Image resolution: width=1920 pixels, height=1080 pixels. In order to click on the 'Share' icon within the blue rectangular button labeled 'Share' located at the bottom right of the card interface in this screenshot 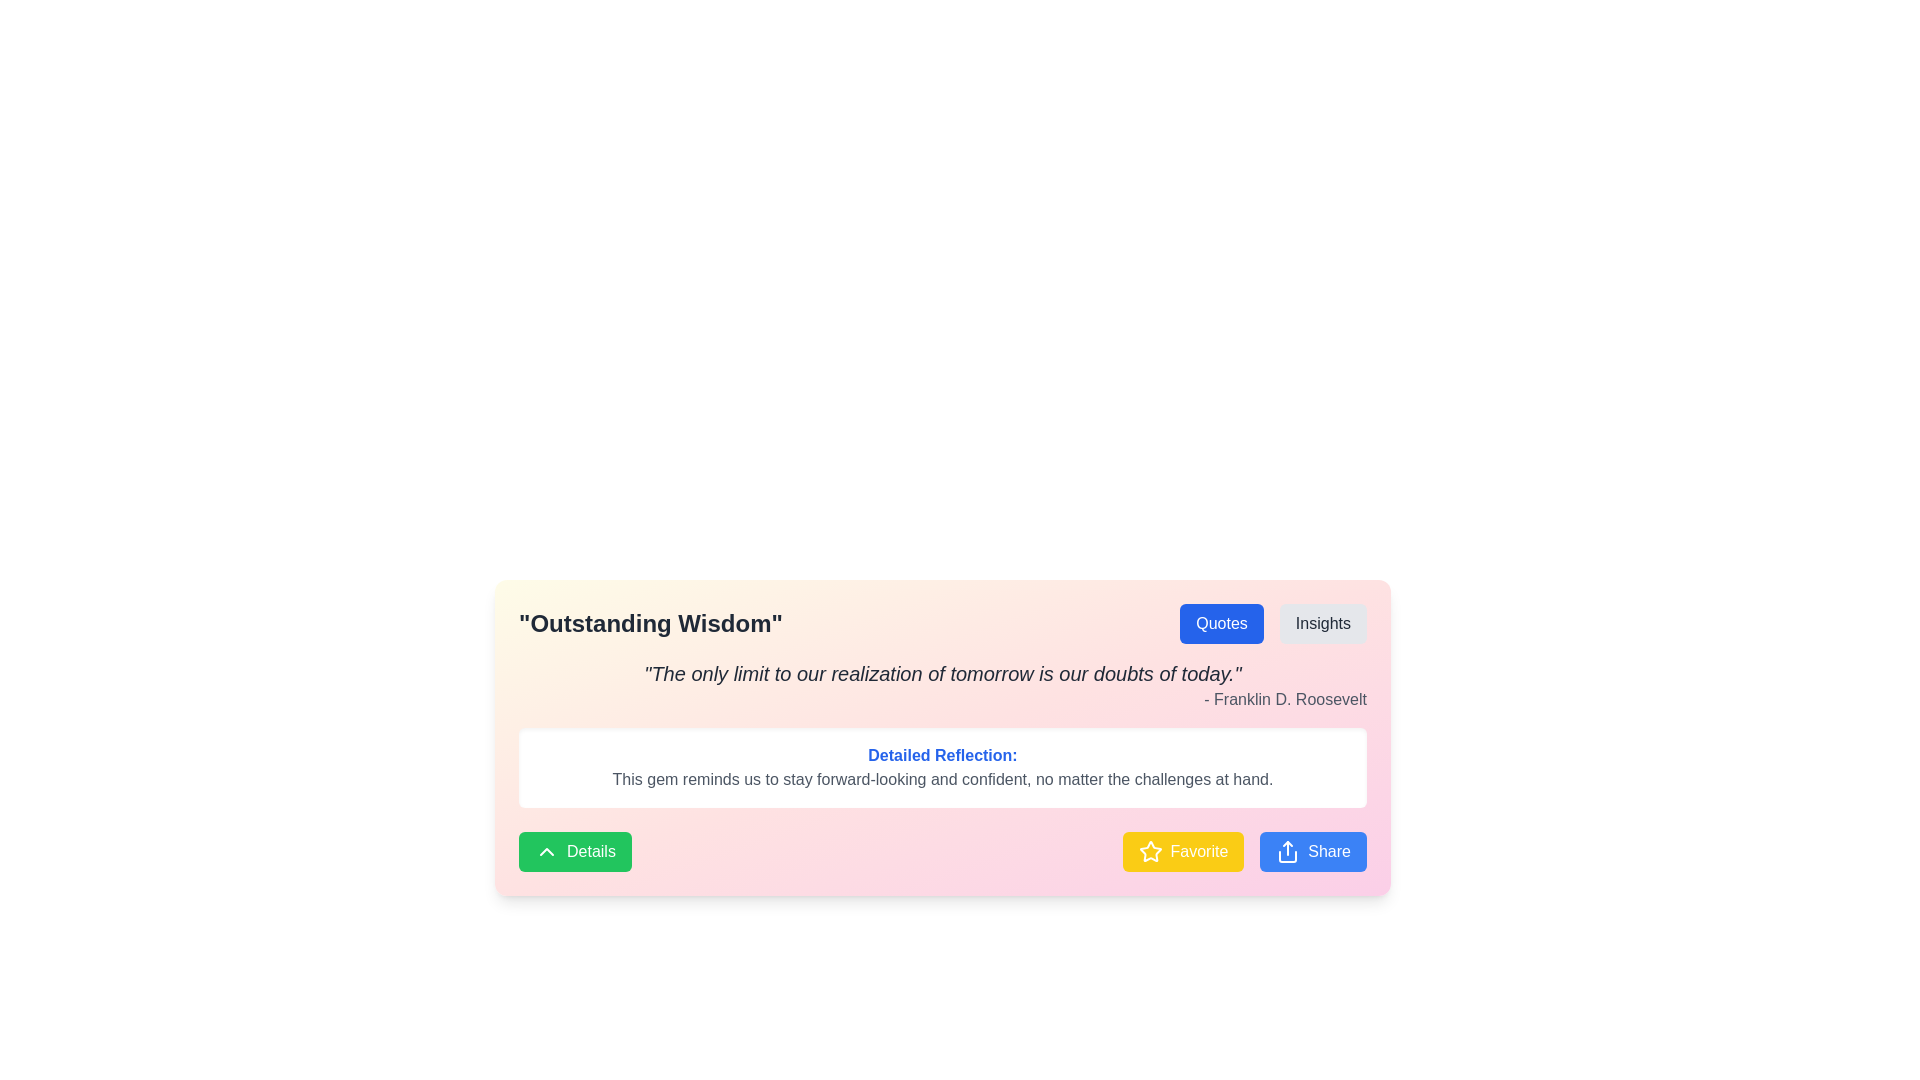, I will do `click(1288, 852)`.